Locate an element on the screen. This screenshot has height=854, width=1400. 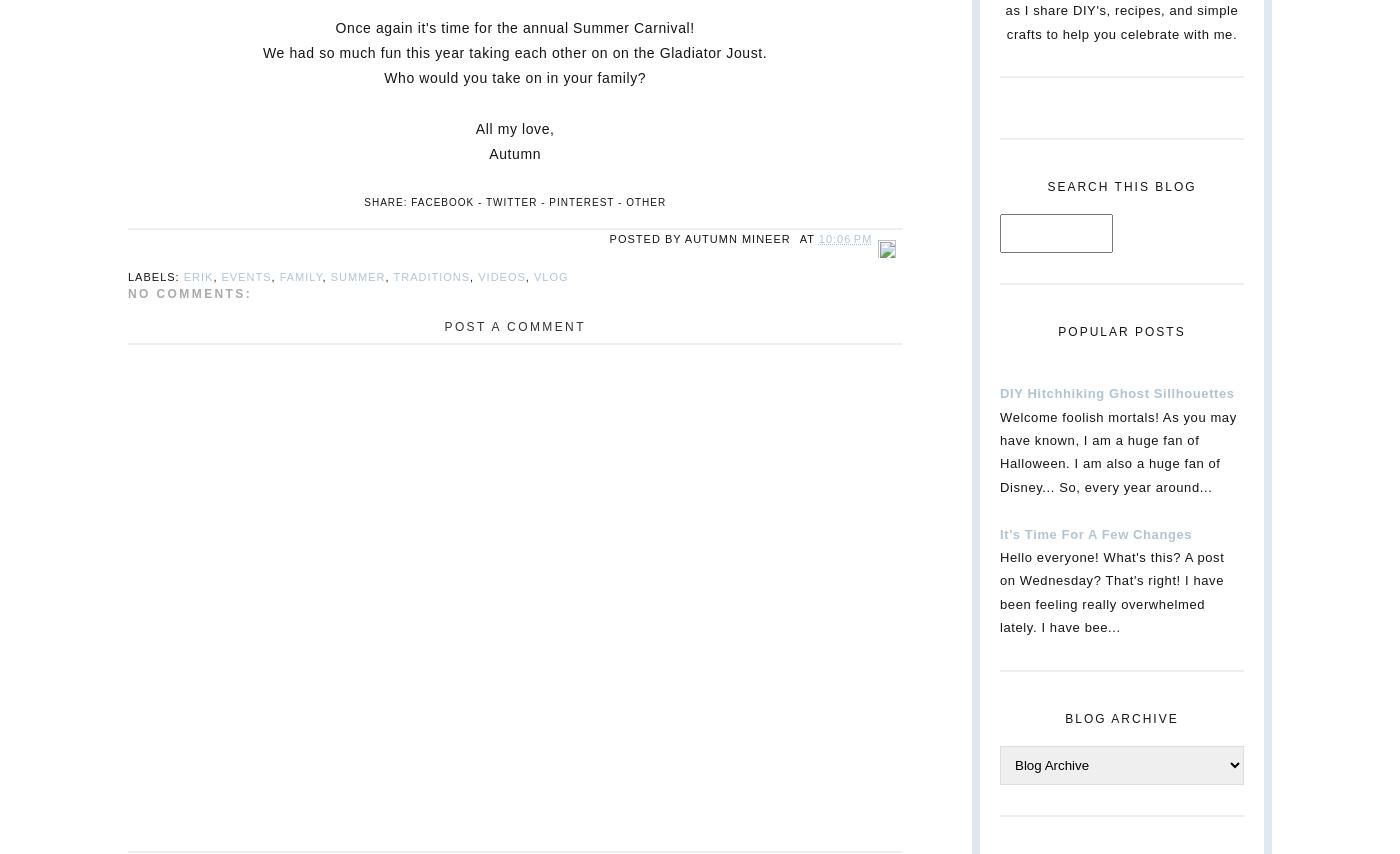
'Erik' is located at coordinates (197, 276).